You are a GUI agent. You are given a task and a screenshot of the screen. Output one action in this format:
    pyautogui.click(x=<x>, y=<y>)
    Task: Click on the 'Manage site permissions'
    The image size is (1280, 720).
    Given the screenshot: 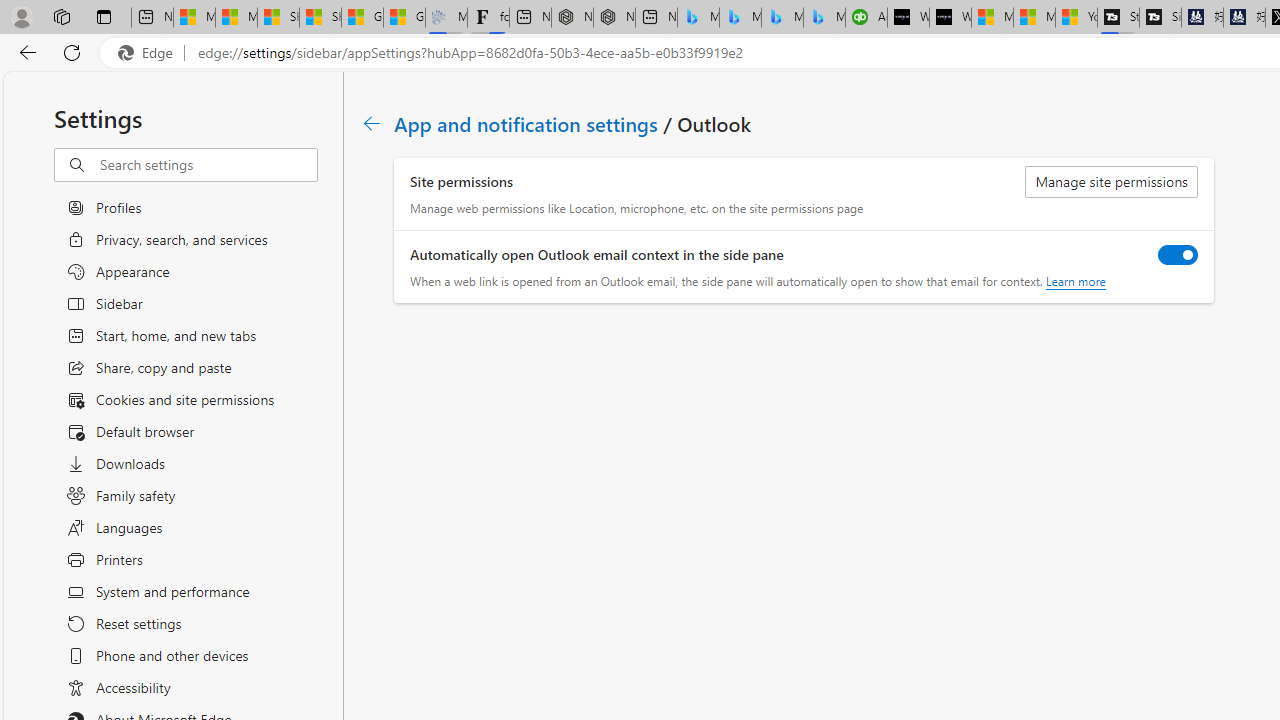 What is the action you would take?
    pyautogui.click(x=1110, y=182)
    